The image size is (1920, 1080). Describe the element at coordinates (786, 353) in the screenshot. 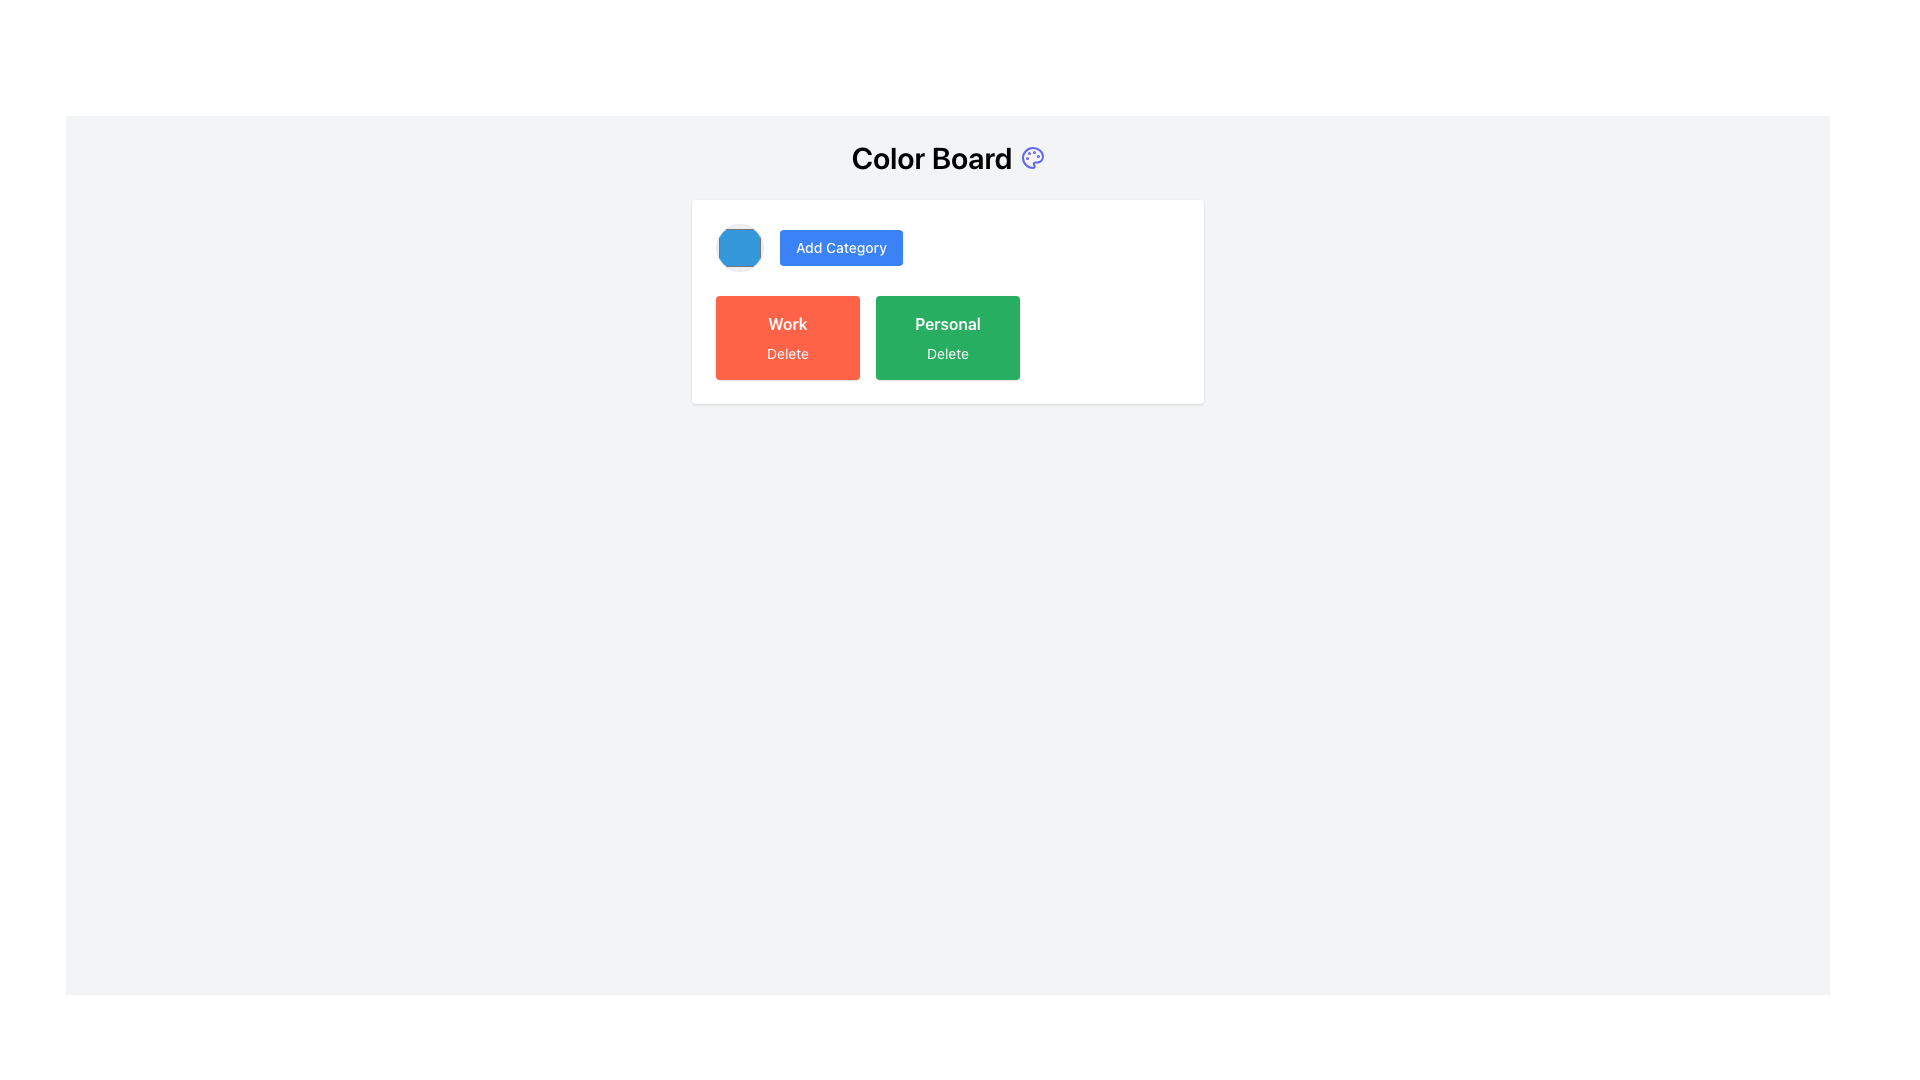

I see `the 'Delete' button` at that location.